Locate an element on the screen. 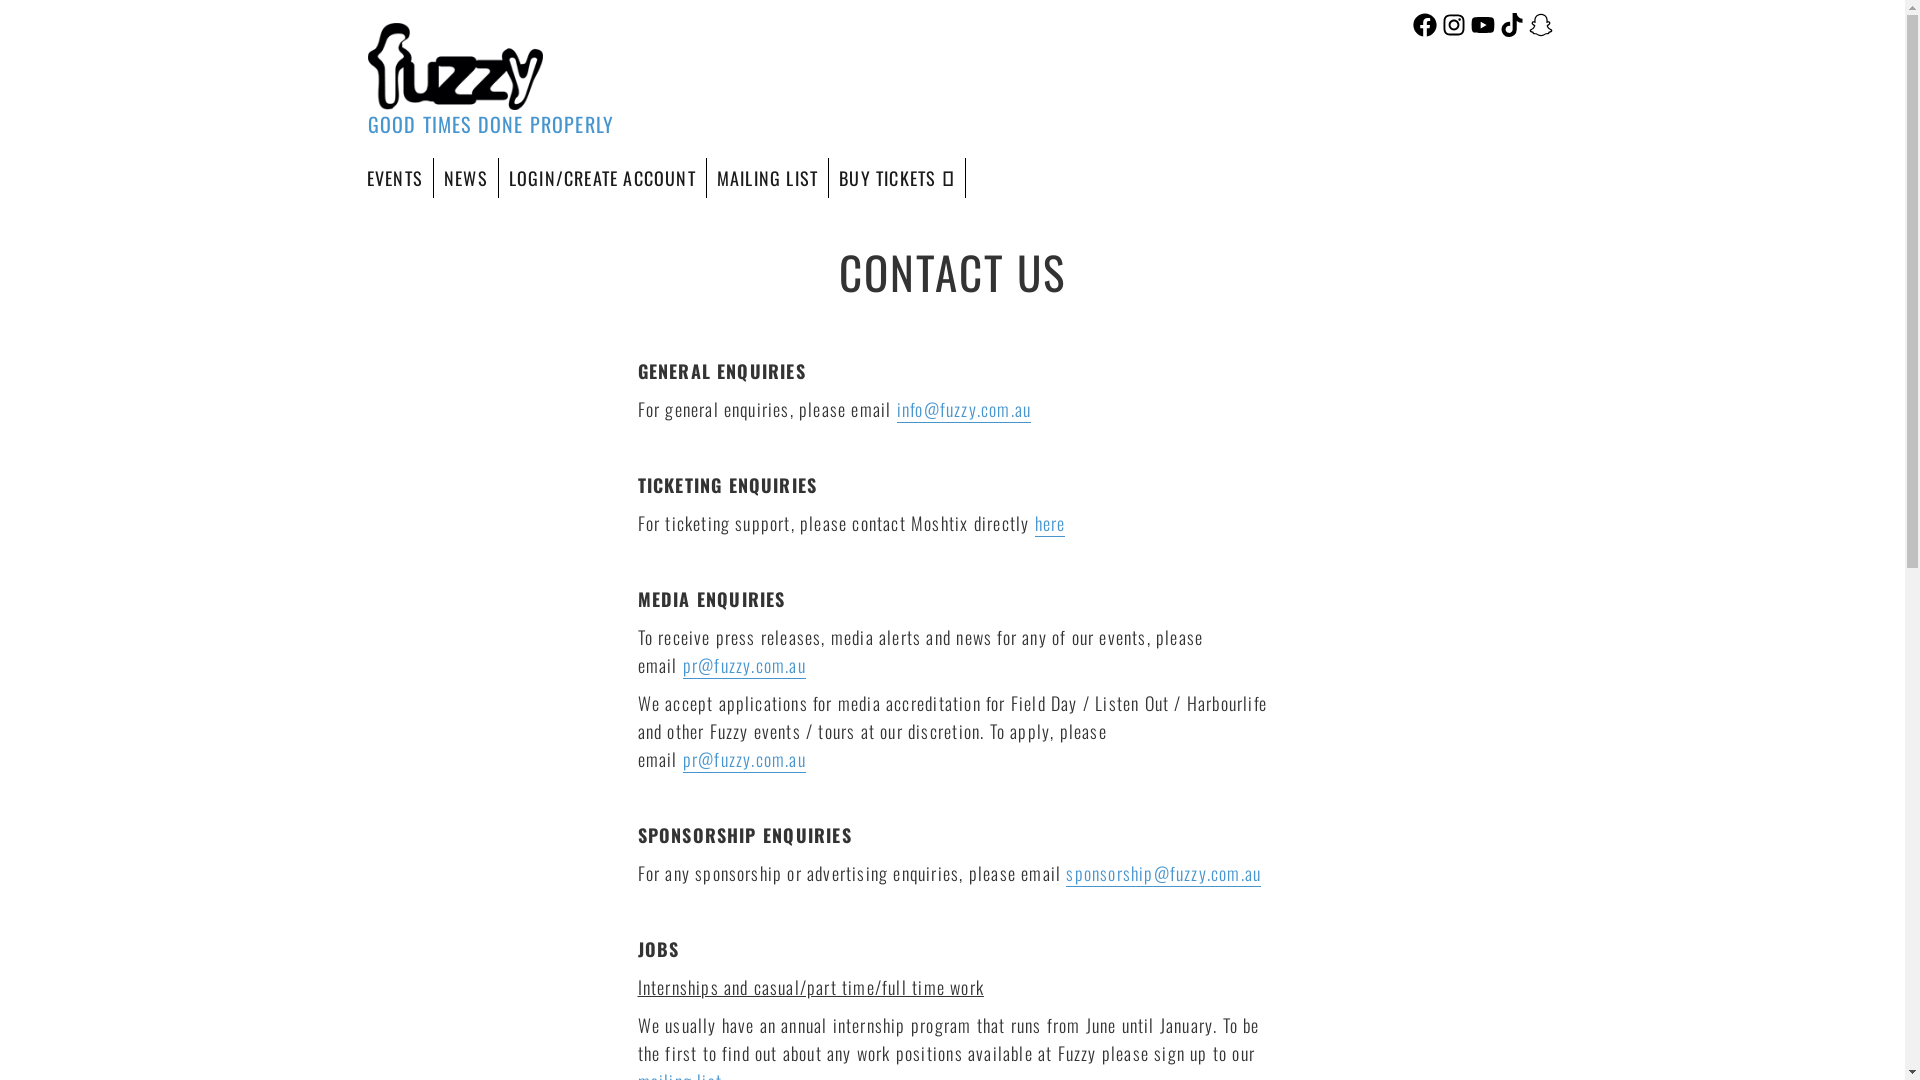 The height and width of the screenshot is (1080, 1920). 'pr@fuzzy.com.au' is located at coordinates (682, 759).